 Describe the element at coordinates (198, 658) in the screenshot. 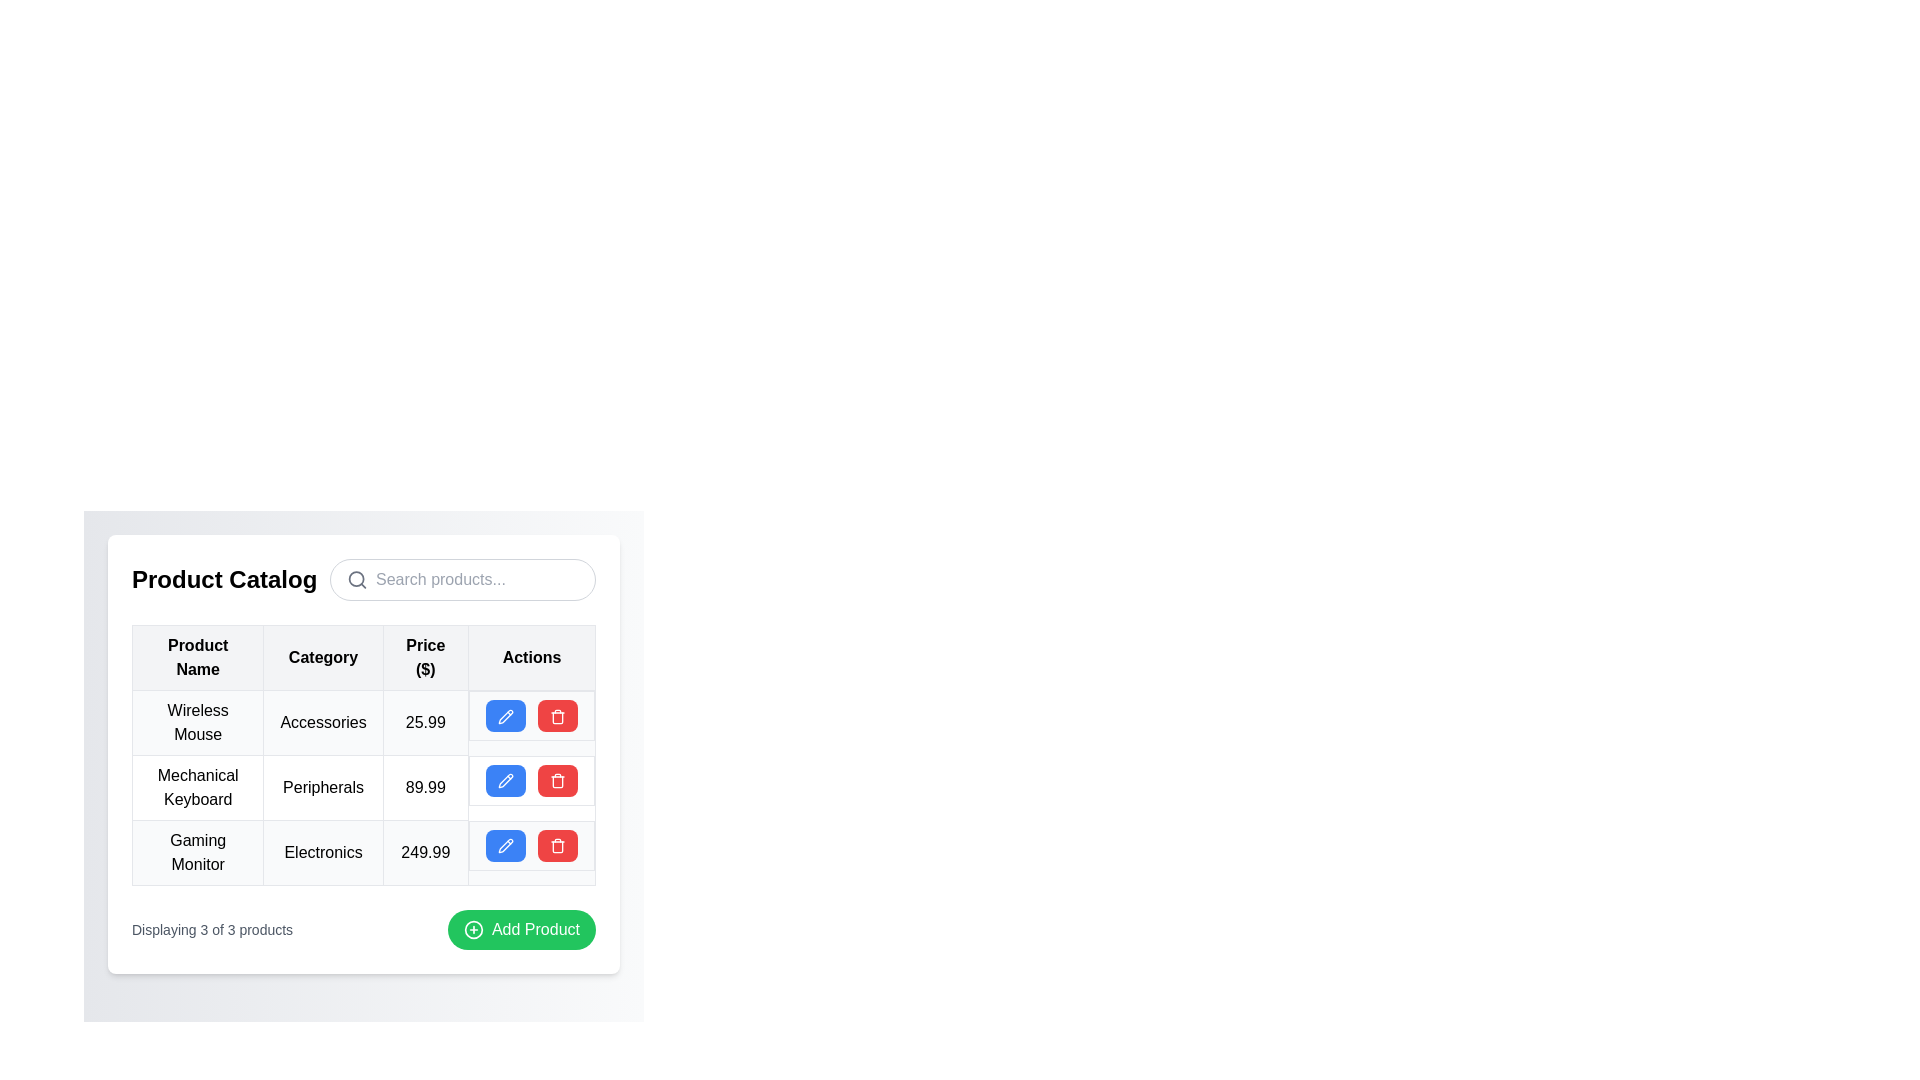

I see `the Table Header Cell indicating product names, which is the first cell in the top row of the table under the 'Product Catalog'` at that location.